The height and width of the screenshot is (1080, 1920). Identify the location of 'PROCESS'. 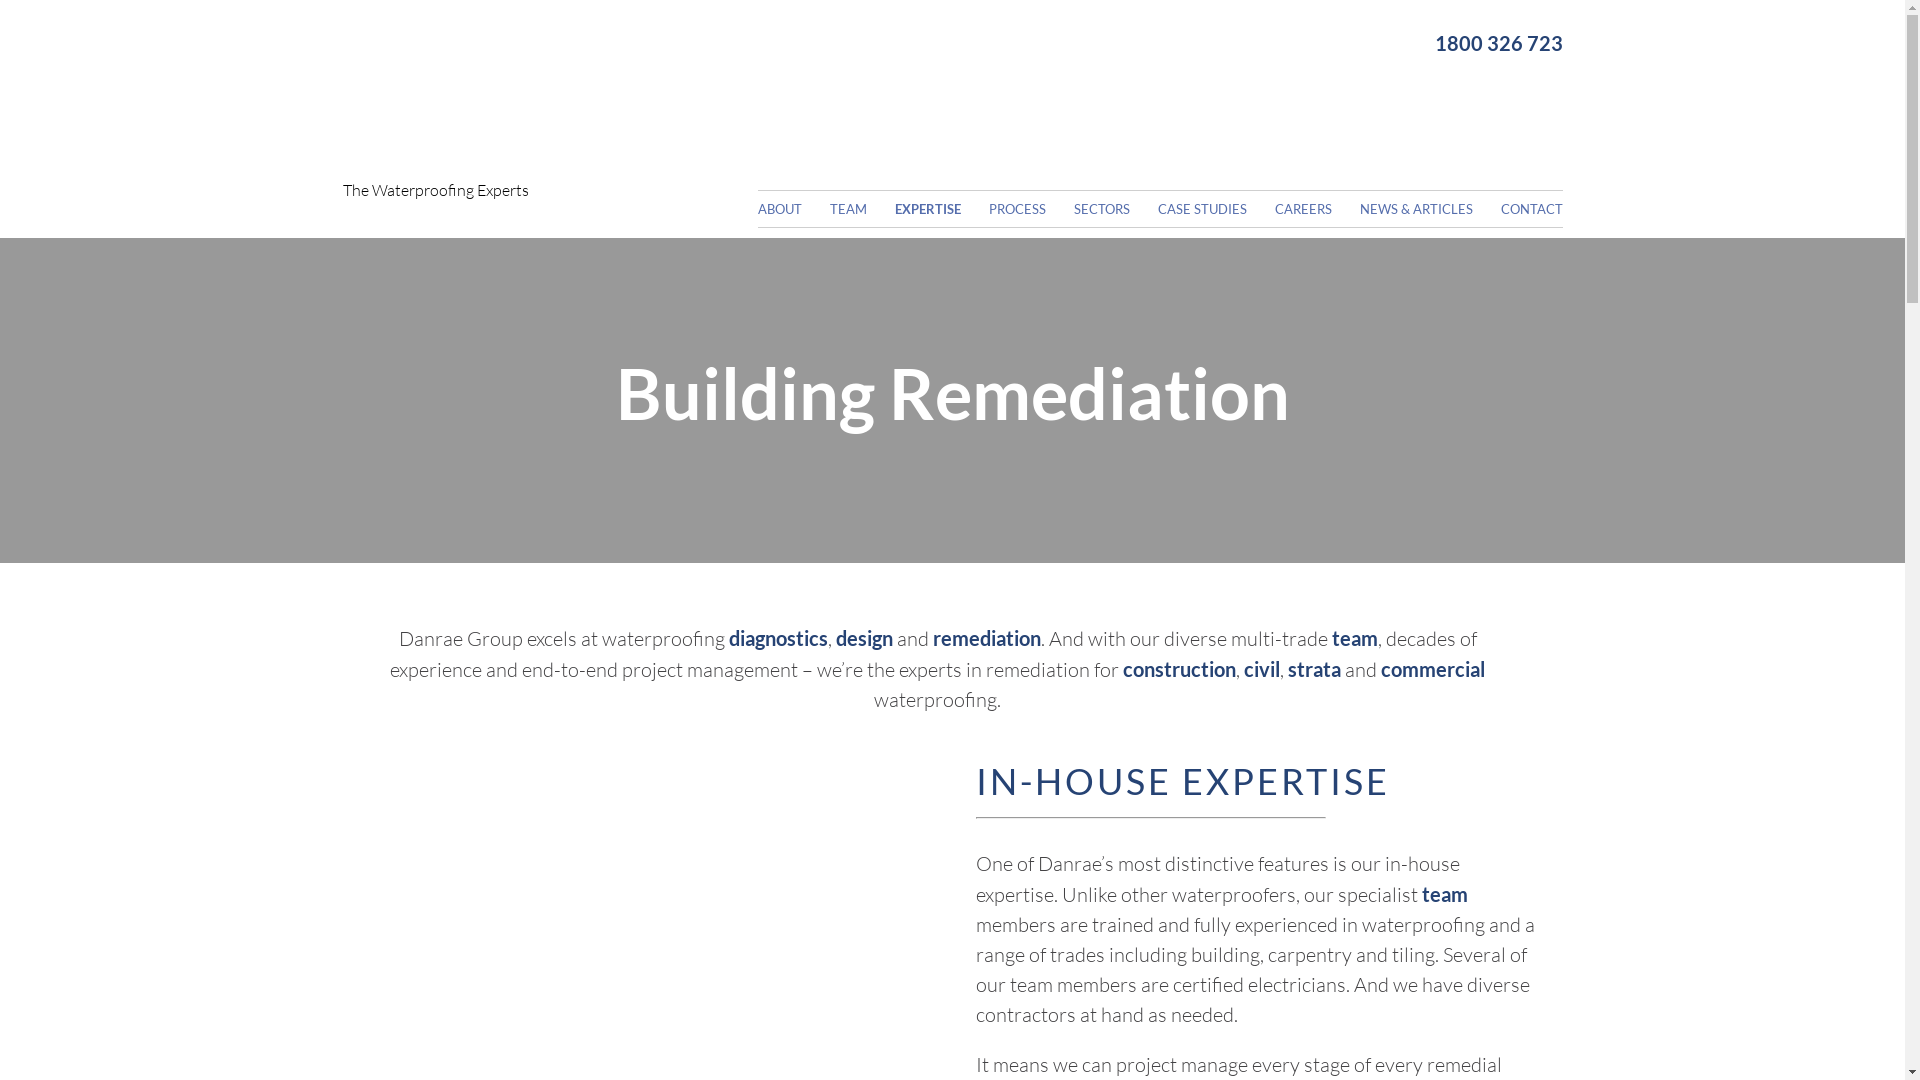
(988, 208).